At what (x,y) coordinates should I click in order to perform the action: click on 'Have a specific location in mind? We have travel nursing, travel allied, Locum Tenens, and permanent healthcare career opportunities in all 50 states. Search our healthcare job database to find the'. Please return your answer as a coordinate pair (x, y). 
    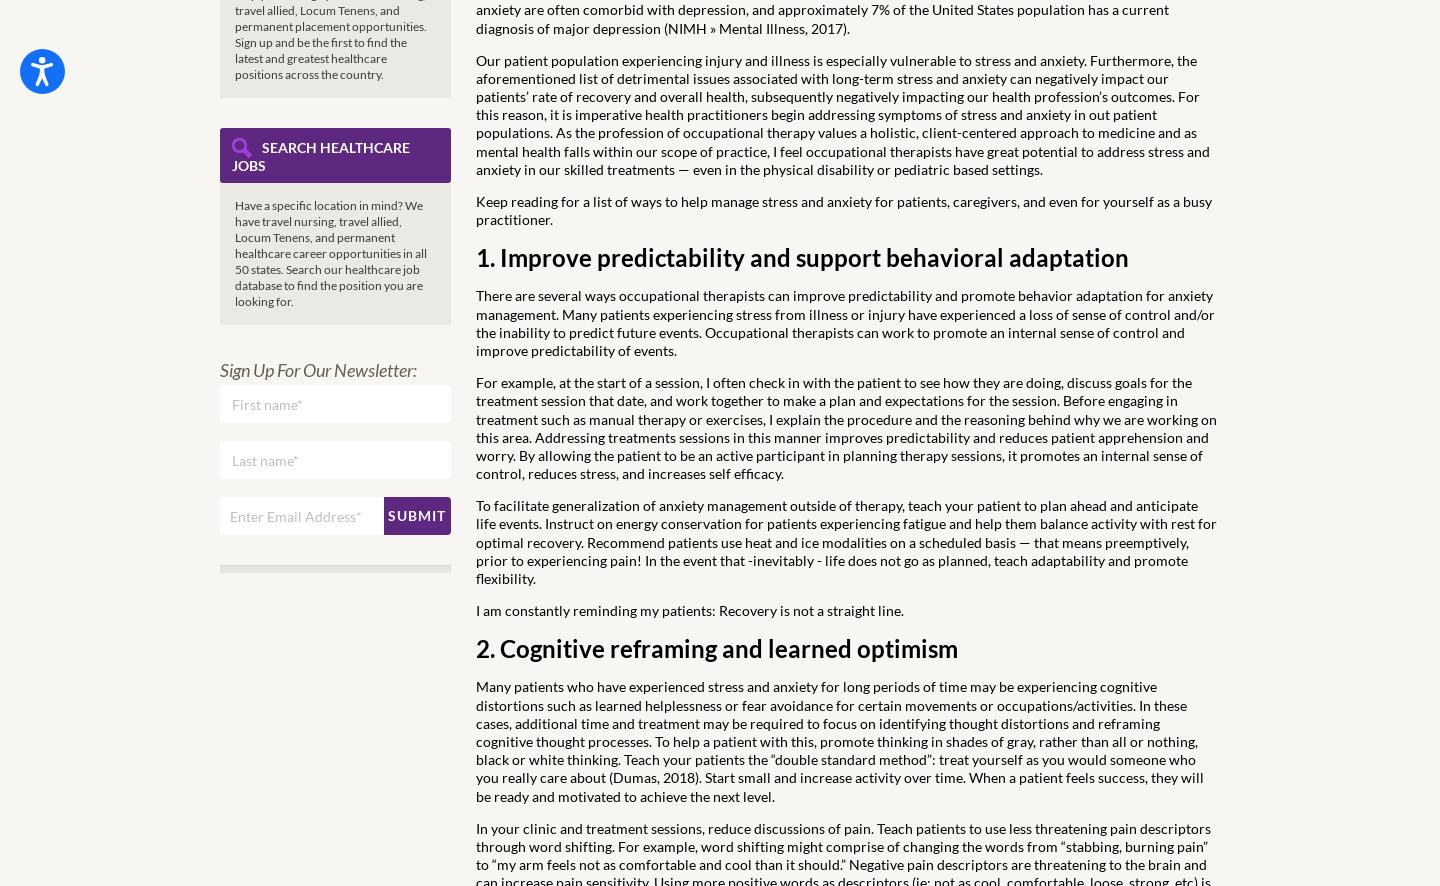
    Looking at the image, I should click on (331, 244).